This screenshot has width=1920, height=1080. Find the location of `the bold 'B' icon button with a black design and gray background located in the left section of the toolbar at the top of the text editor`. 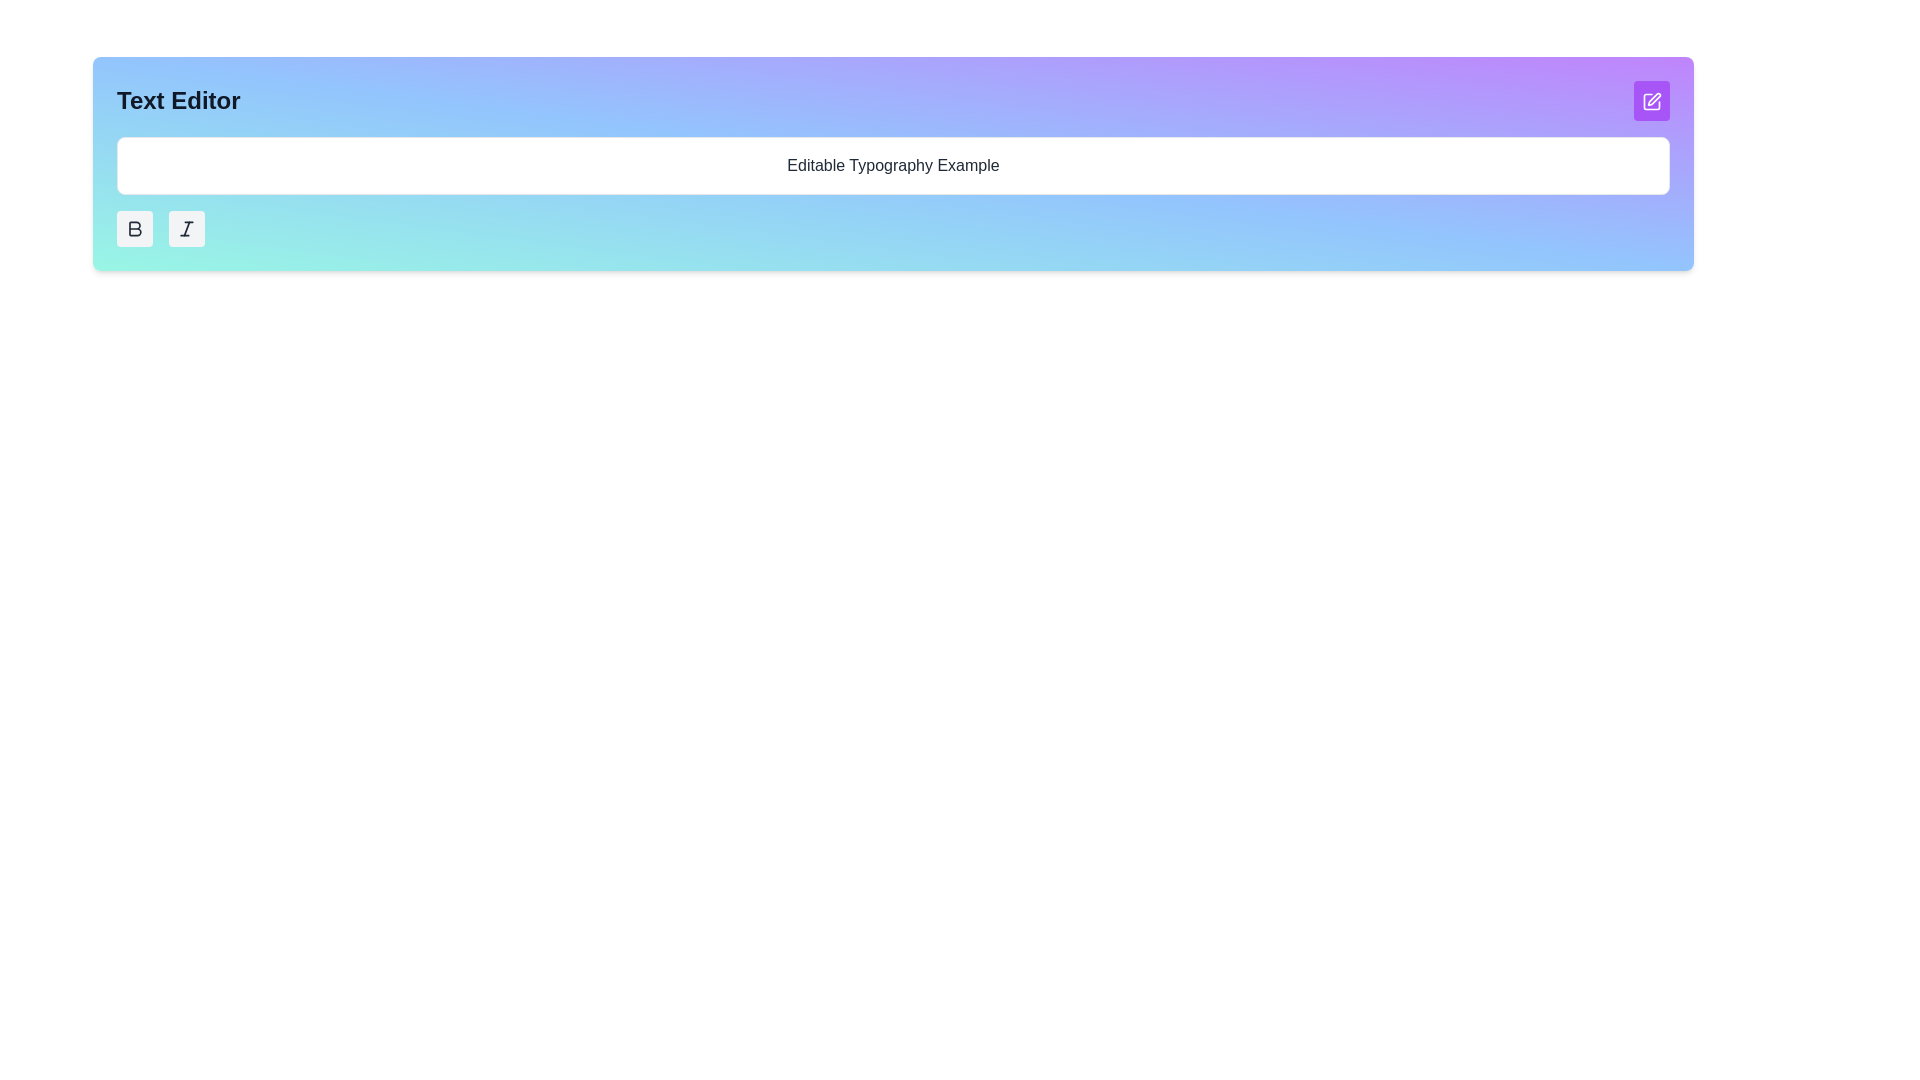

the bold 'B' icon button with a black design and gray background located in the left section of the toolbar at the top of the text editor is located at coordinates (133, 227).